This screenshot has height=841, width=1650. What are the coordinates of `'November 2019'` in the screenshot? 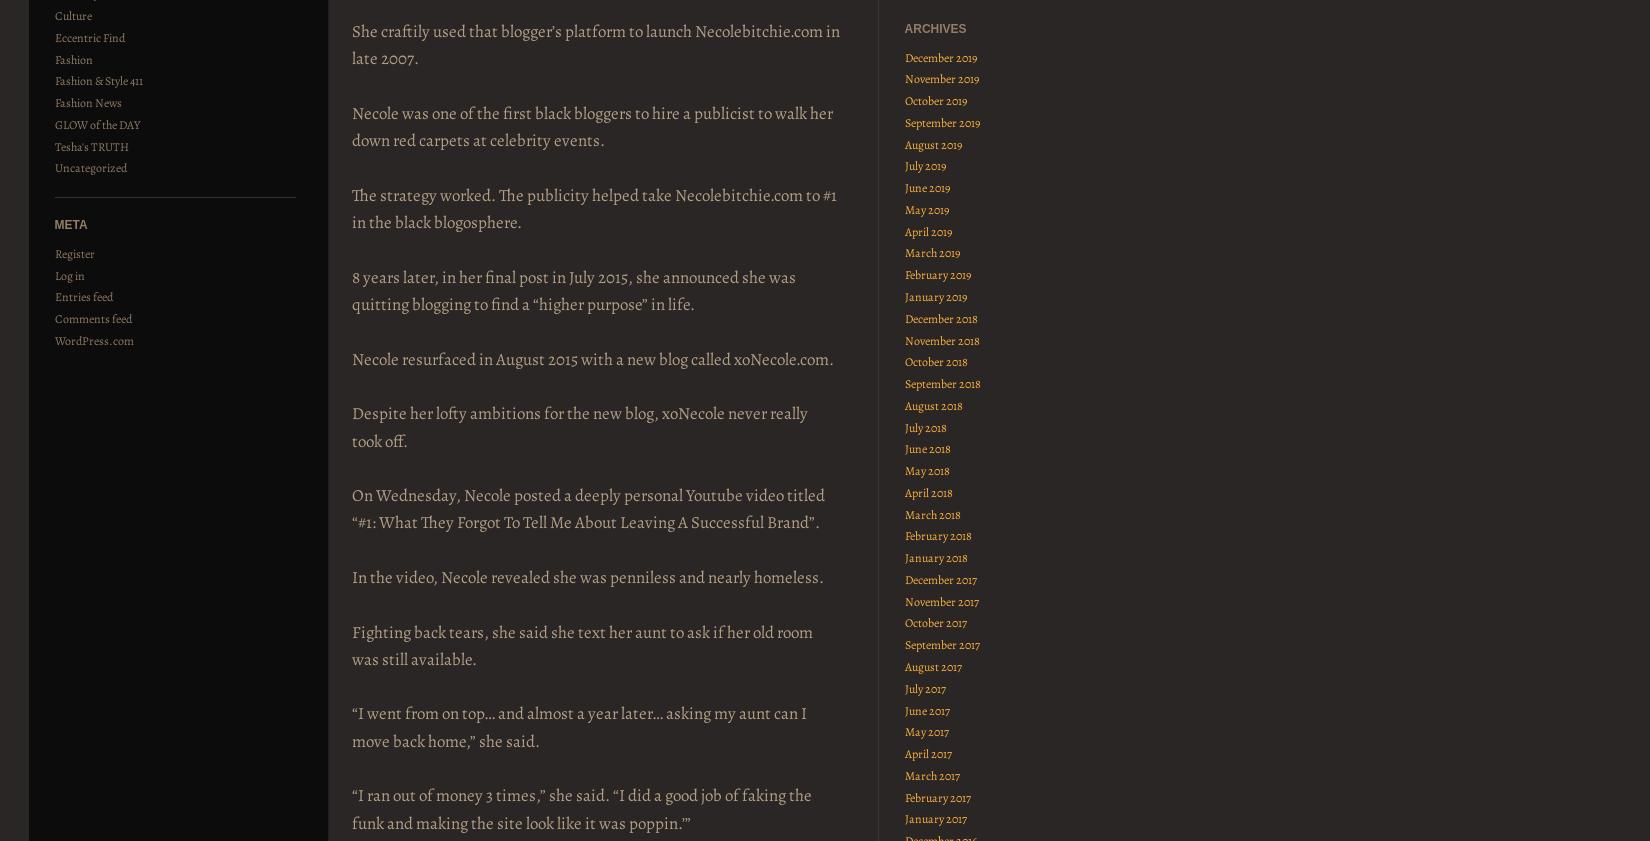 It's located at (904, 77).